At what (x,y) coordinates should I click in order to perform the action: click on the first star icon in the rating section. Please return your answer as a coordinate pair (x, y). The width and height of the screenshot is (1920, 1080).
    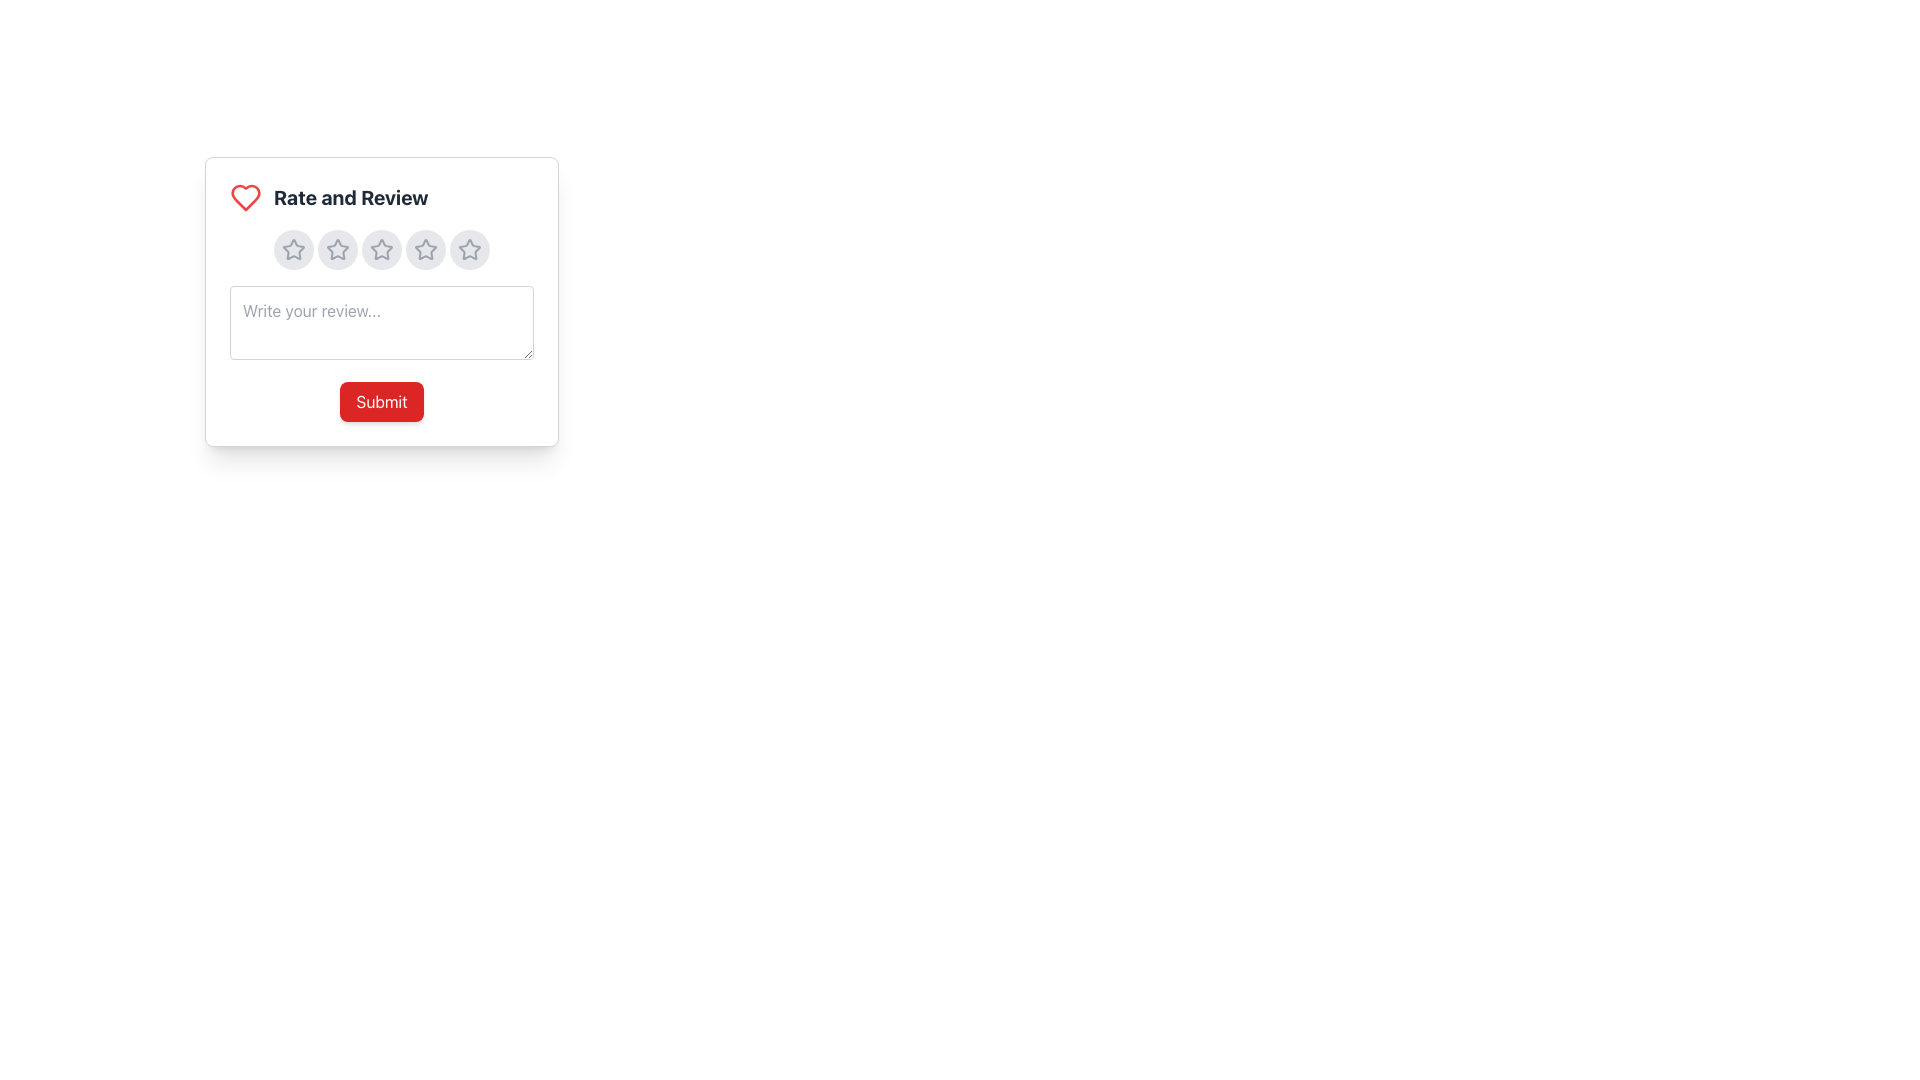
    Looking at the image, I should click on (292, 249).